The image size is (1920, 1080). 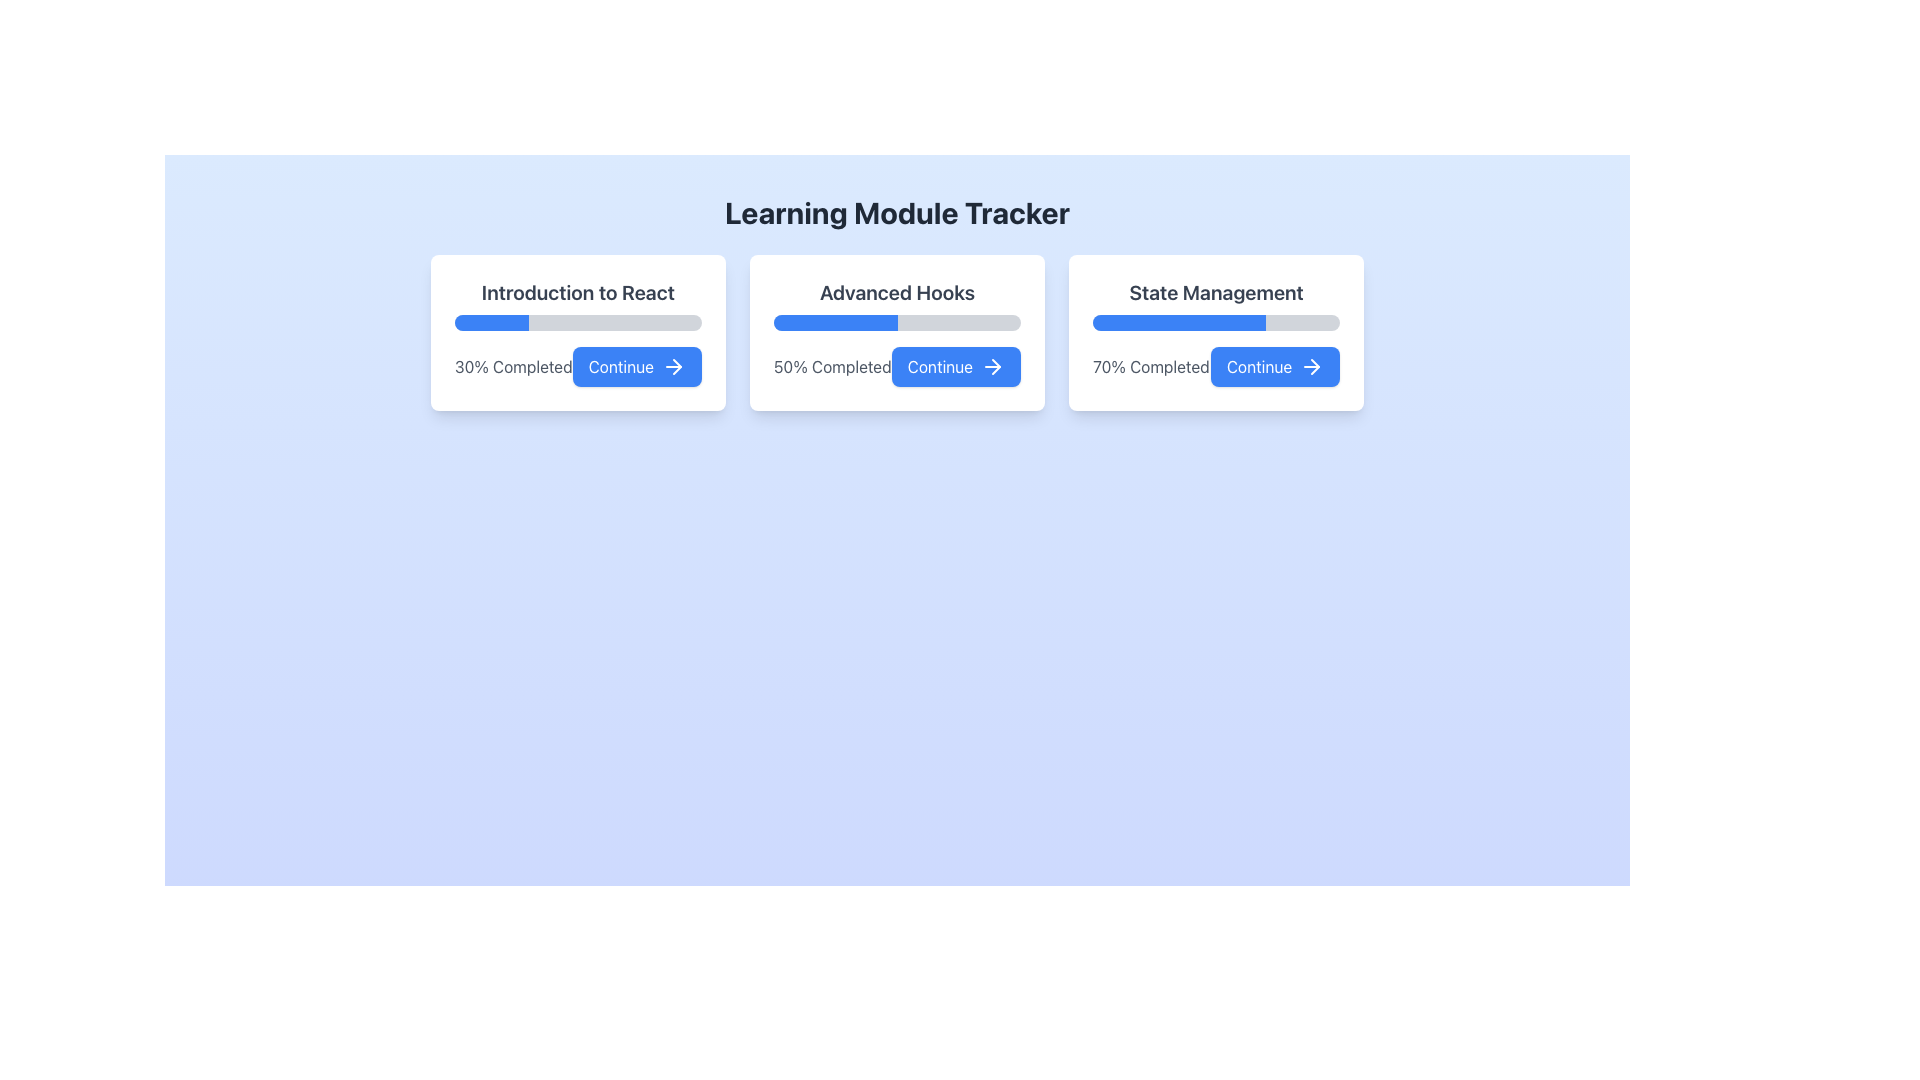 I want to click on the right-pointing arrow icon located within the 'Continue' button, which is styled with a blue background and white text, positioned in the card titled 'Introduction to React', so click(x=677, y=366).